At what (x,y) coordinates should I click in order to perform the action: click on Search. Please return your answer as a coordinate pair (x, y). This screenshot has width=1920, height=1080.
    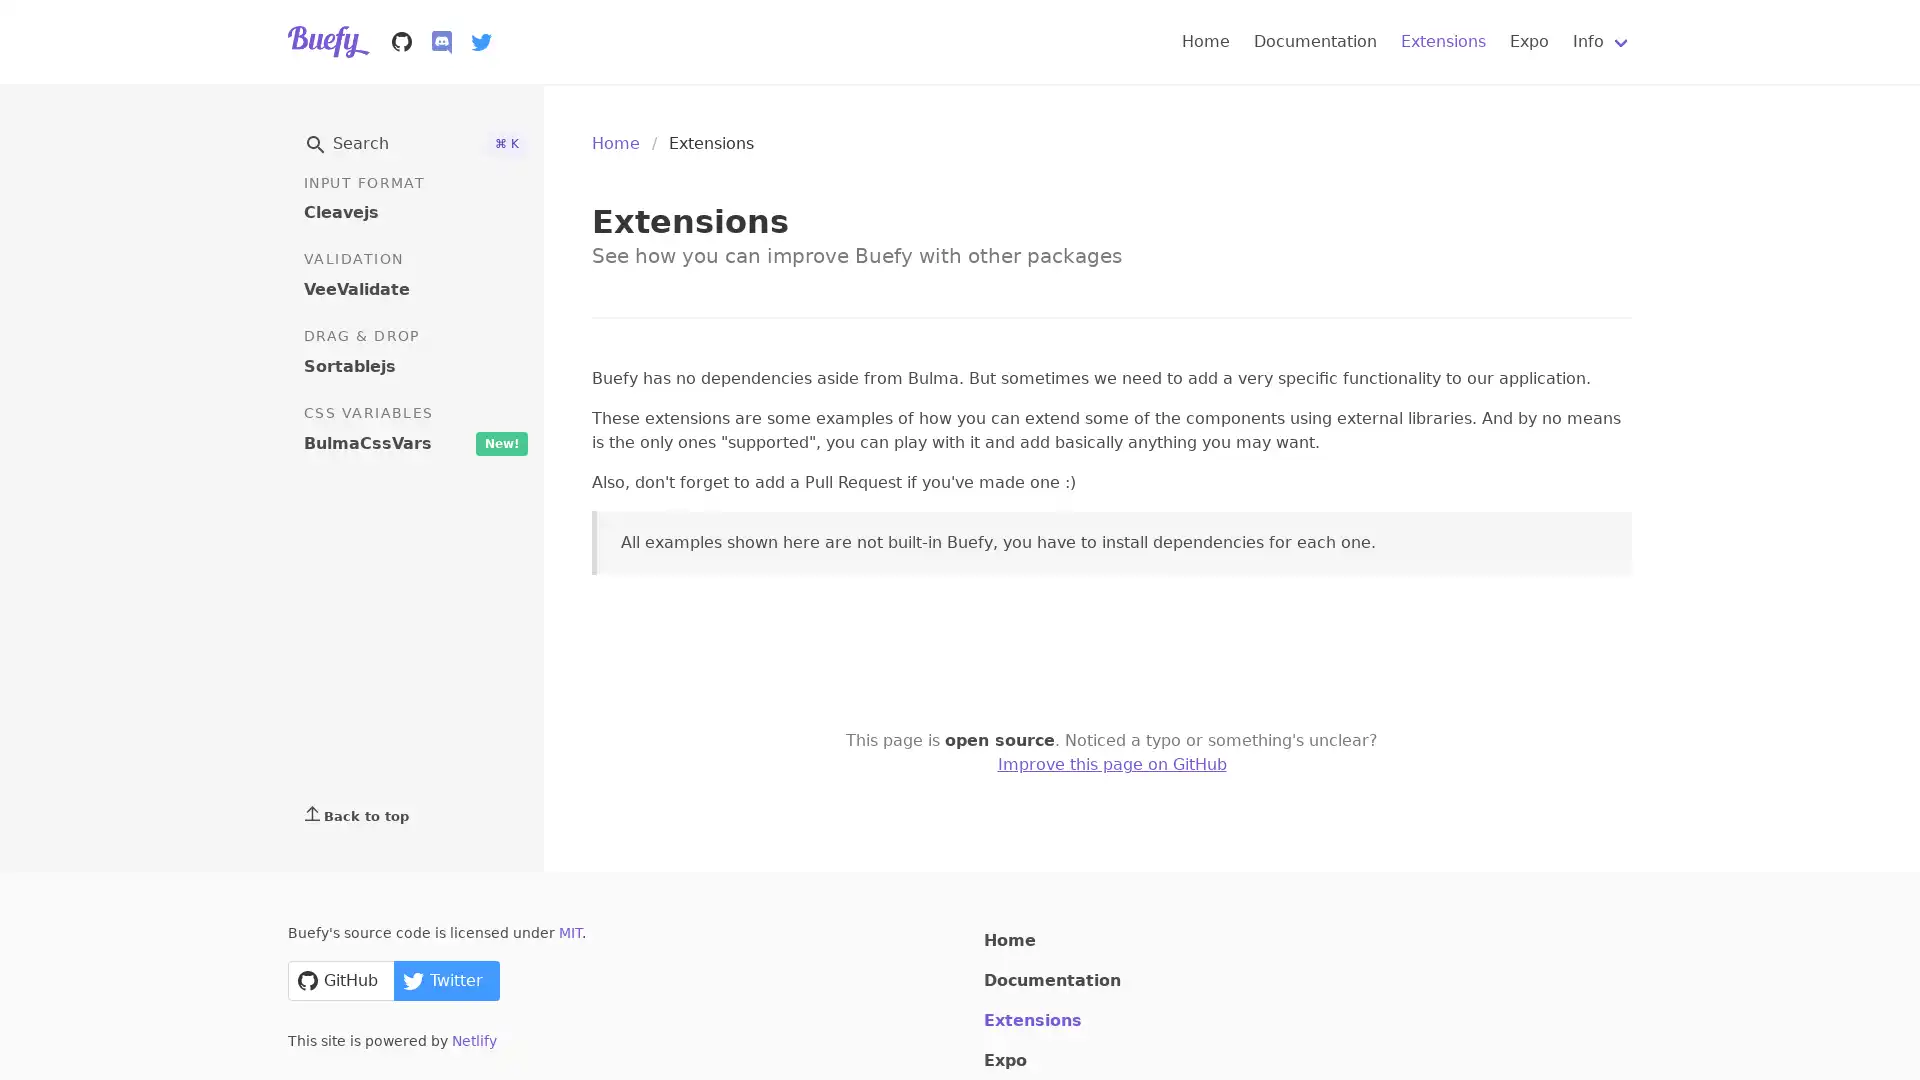
    Looking at the image, I should click on (415, 142).